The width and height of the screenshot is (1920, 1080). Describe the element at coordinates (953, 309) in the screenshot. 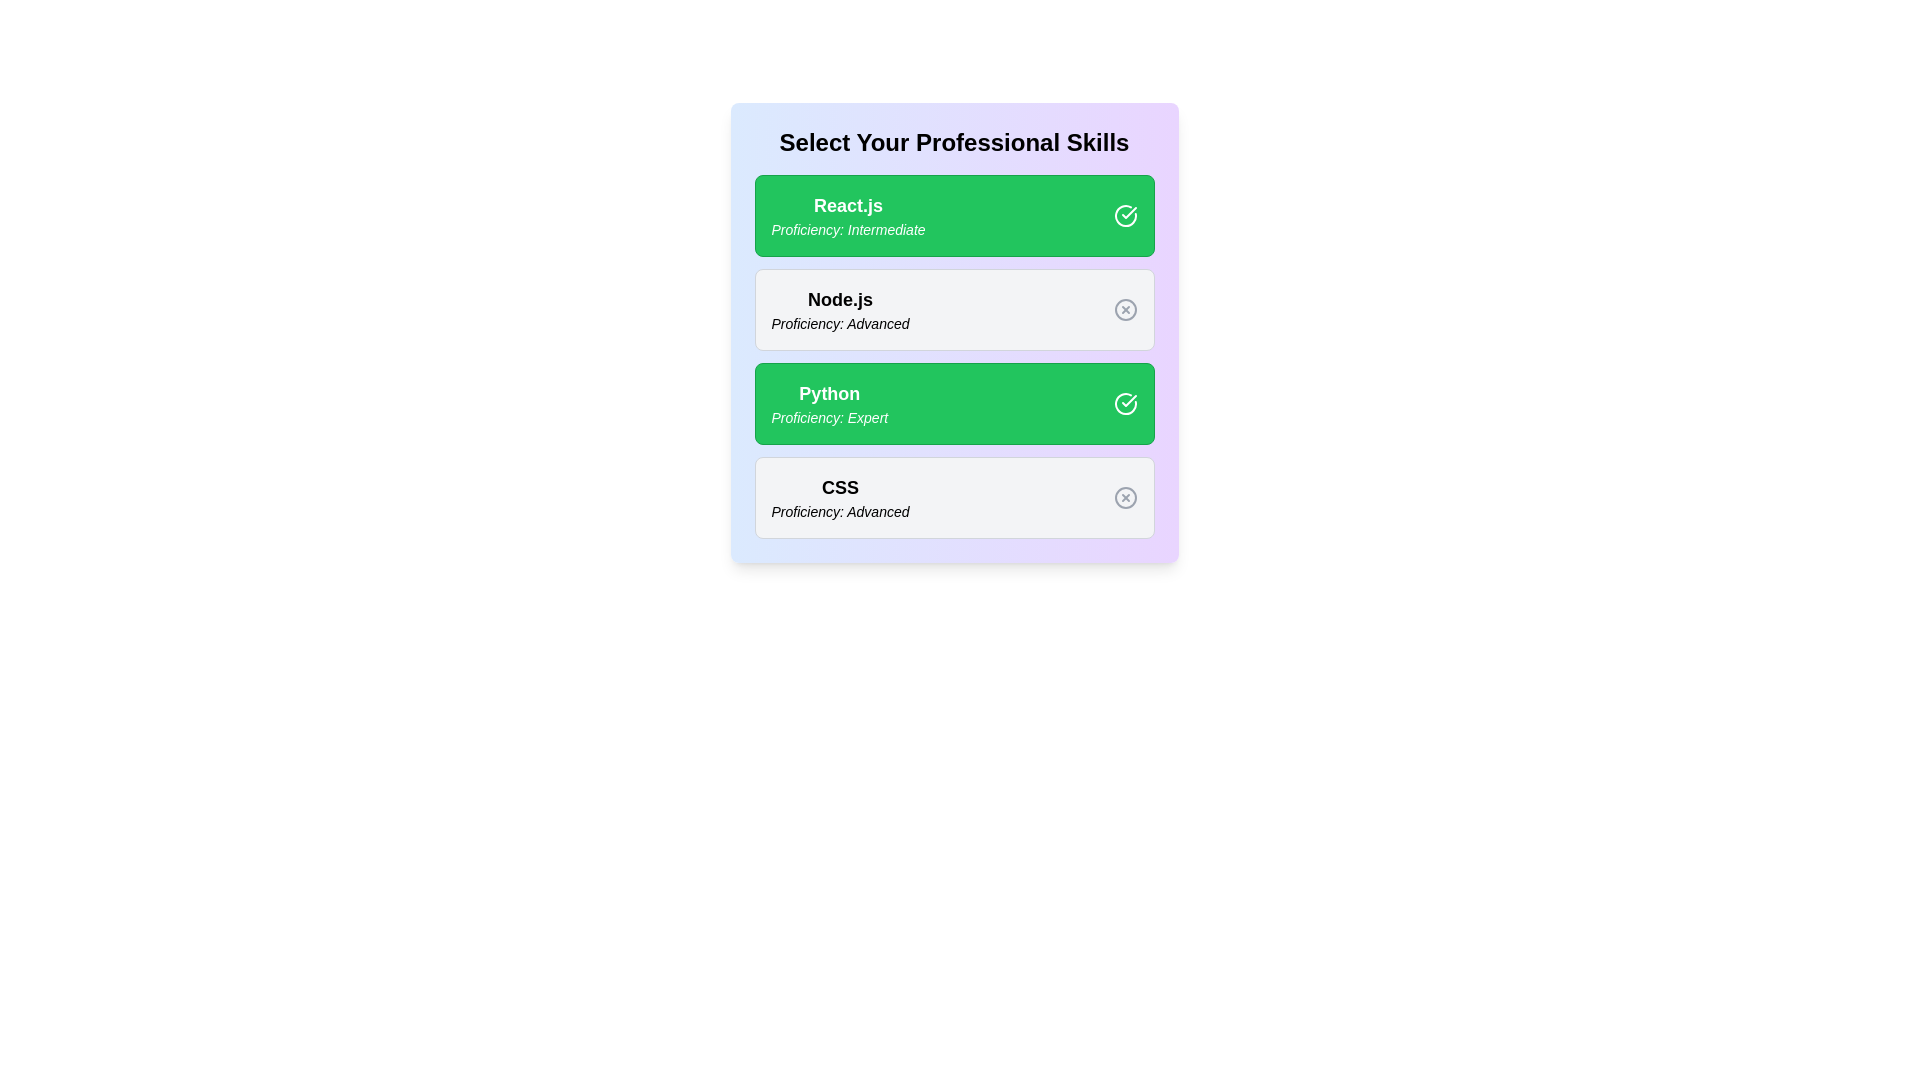

I see `the skill card for Node.js` at that location.